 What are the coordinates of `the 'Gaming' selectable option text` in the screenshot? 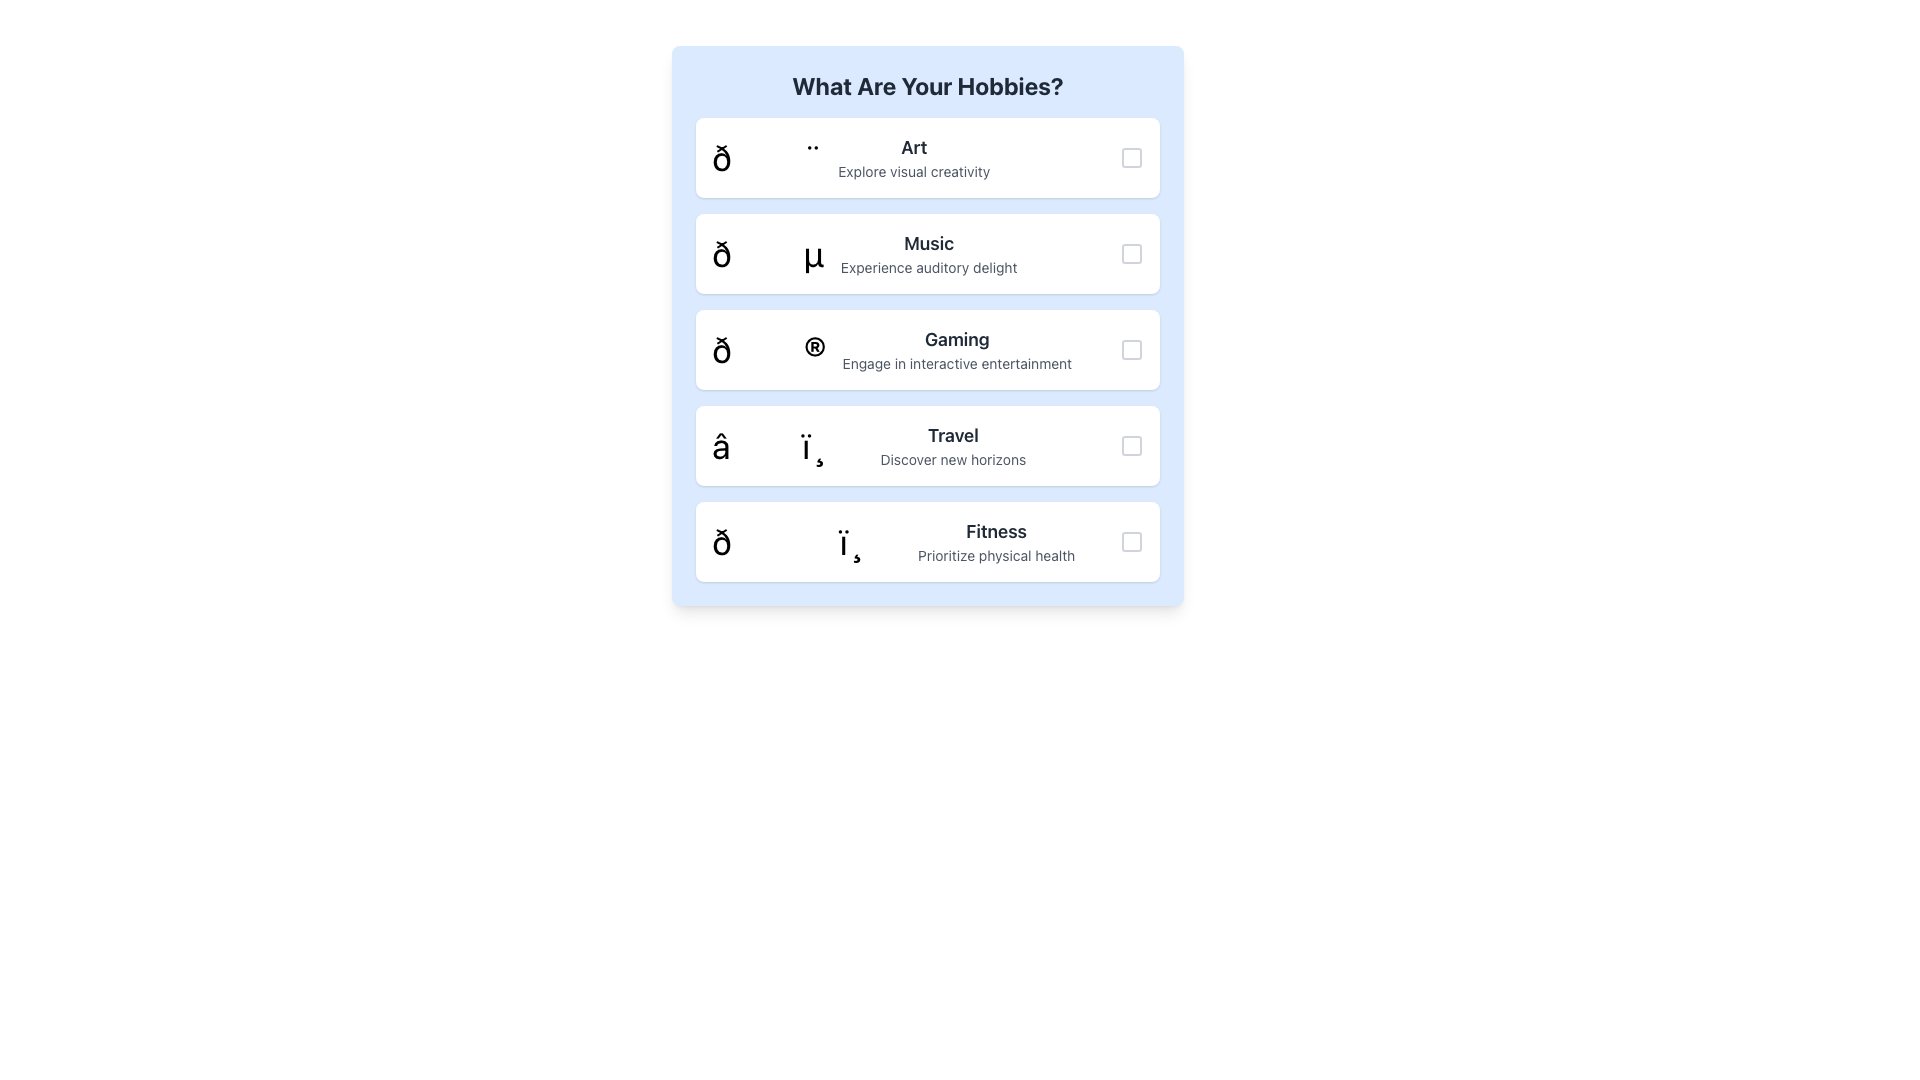 It's located at (926, 349).